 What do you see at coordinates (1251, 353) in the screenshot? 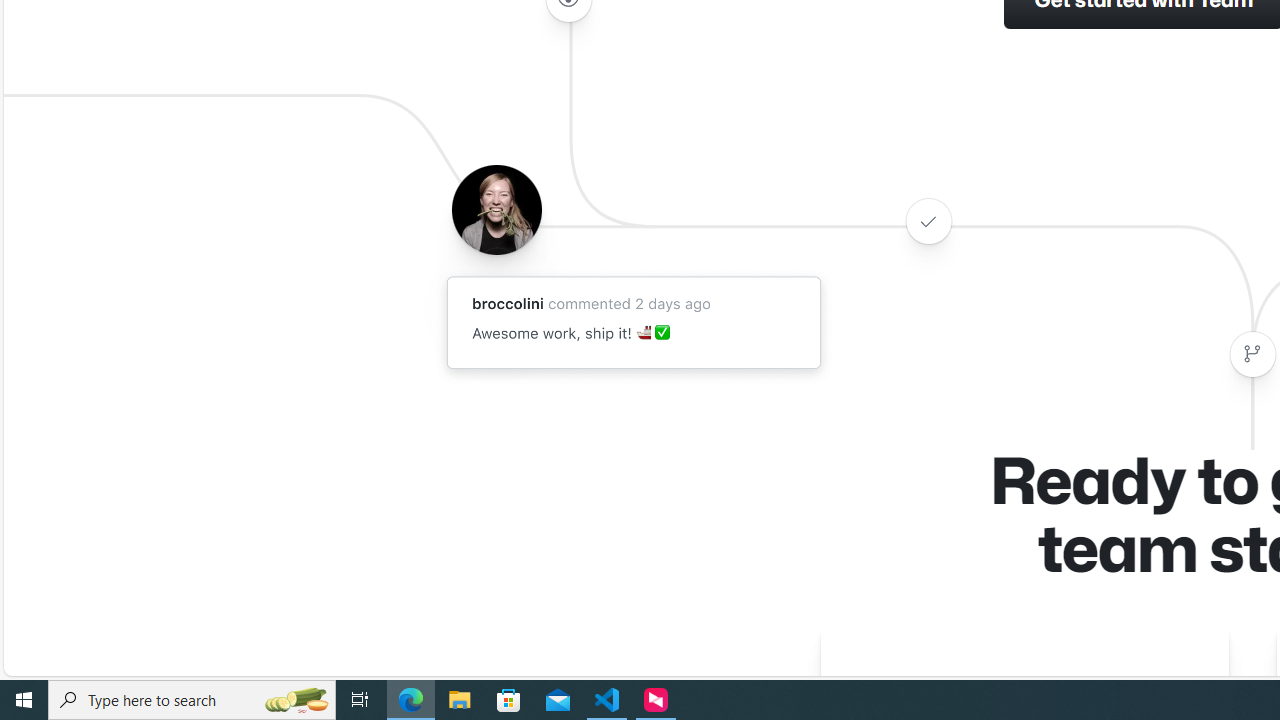
I see `'Class: color-fg-muted width-full'` at bounding box center [1251, 353].